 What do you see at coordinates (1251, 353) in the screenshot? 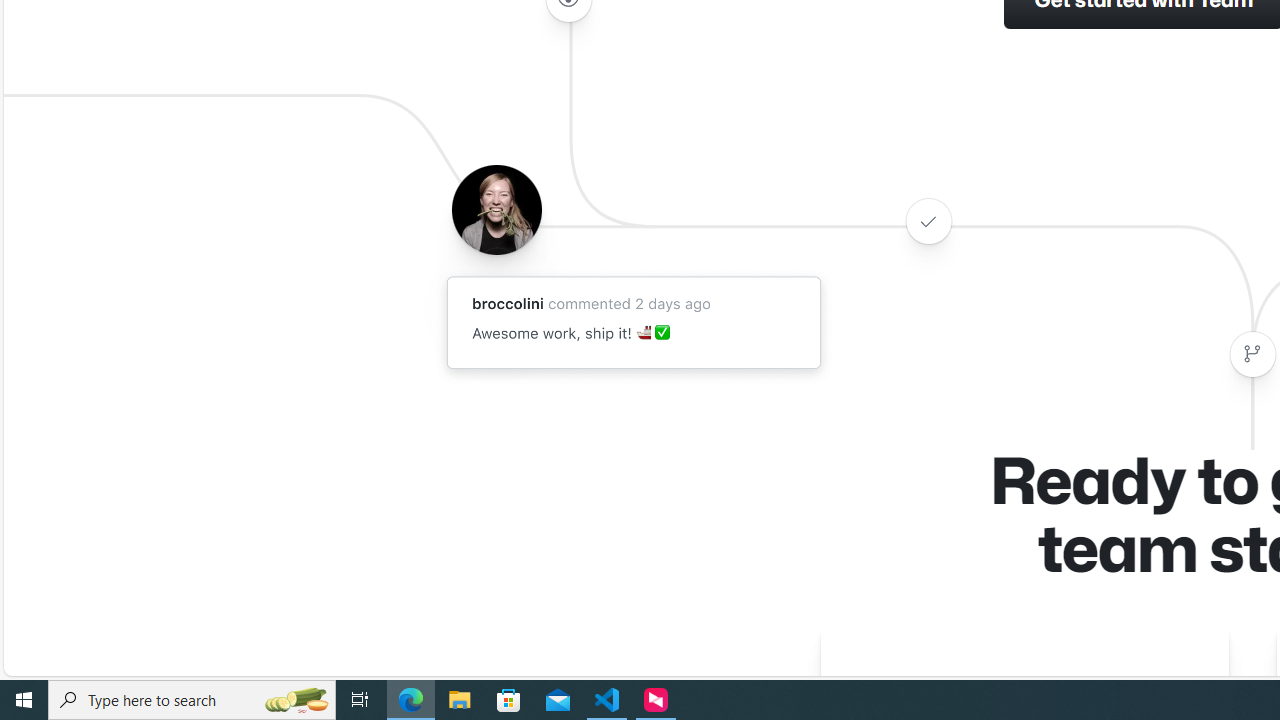
I see `'Class: color-fg-muted width-full'` at bounding box center [1251, 353].